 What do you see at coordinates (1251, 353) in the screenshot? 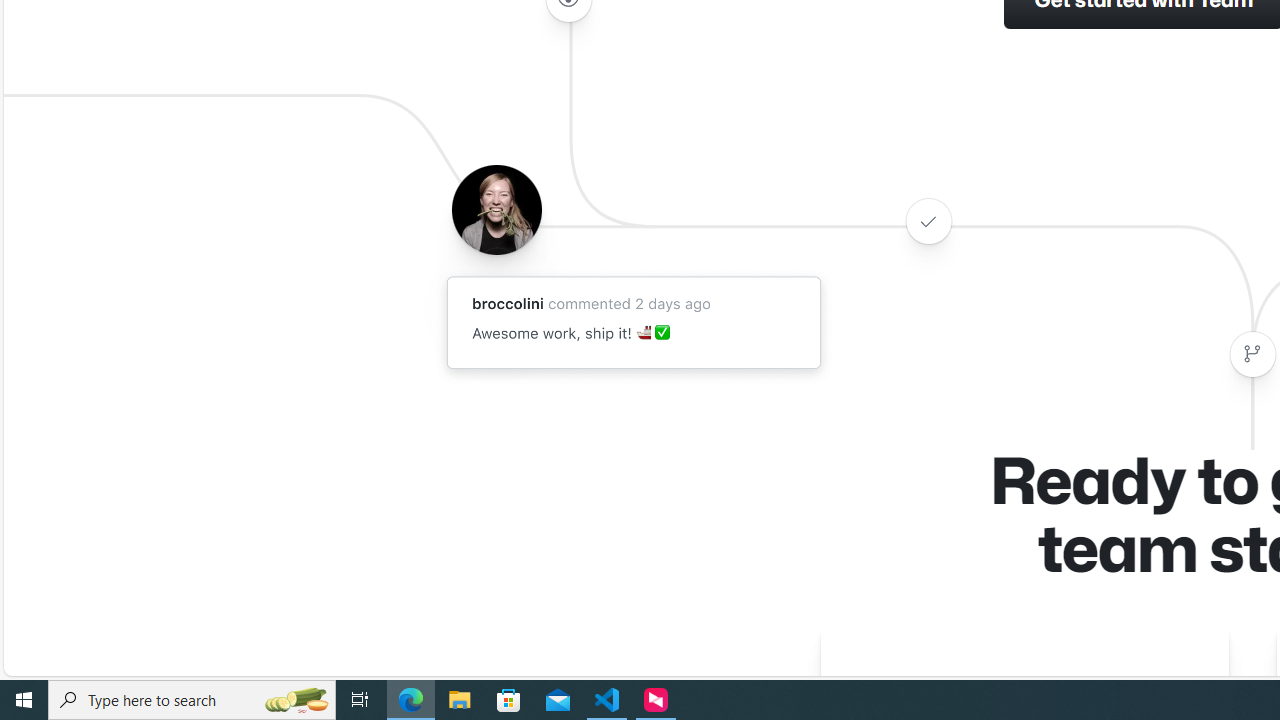
I see `'Class: color-fg-muted width-full'` at bounding box center [1251, 353].